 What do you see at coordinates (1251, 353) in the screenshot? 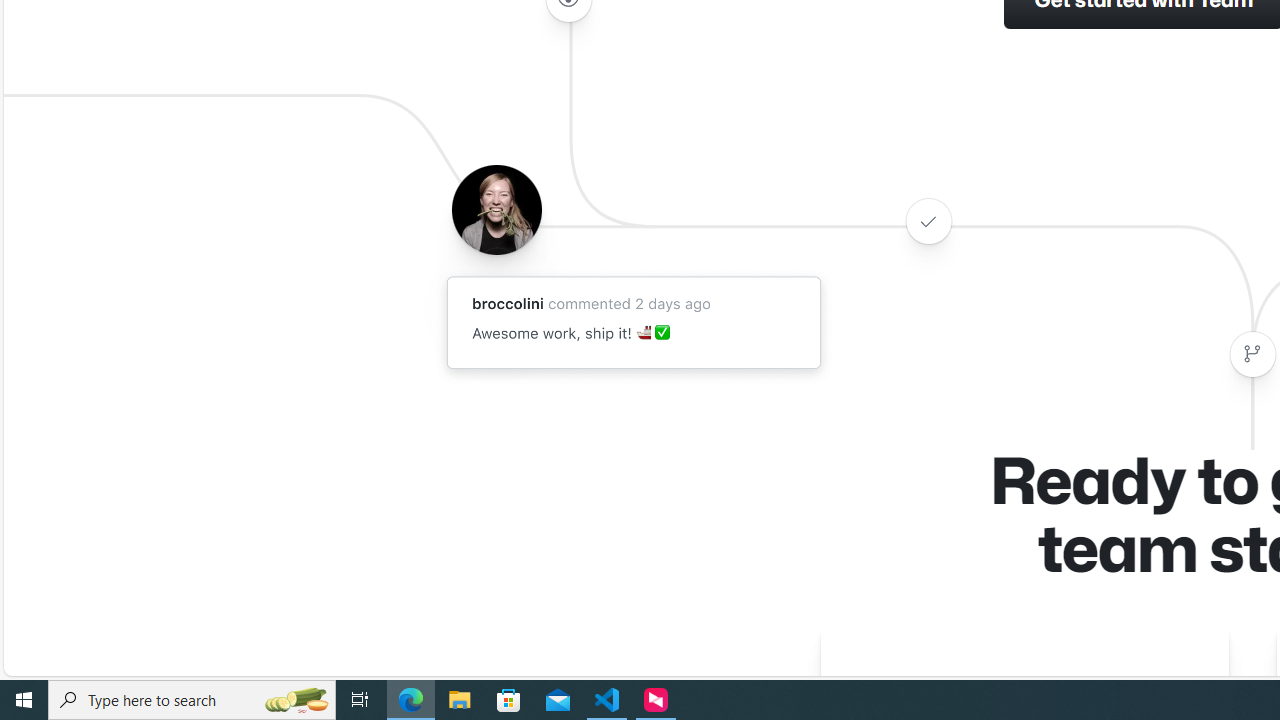
I see `'Class: color-fg-muted width-full'` at bounding box center [1251, 353].